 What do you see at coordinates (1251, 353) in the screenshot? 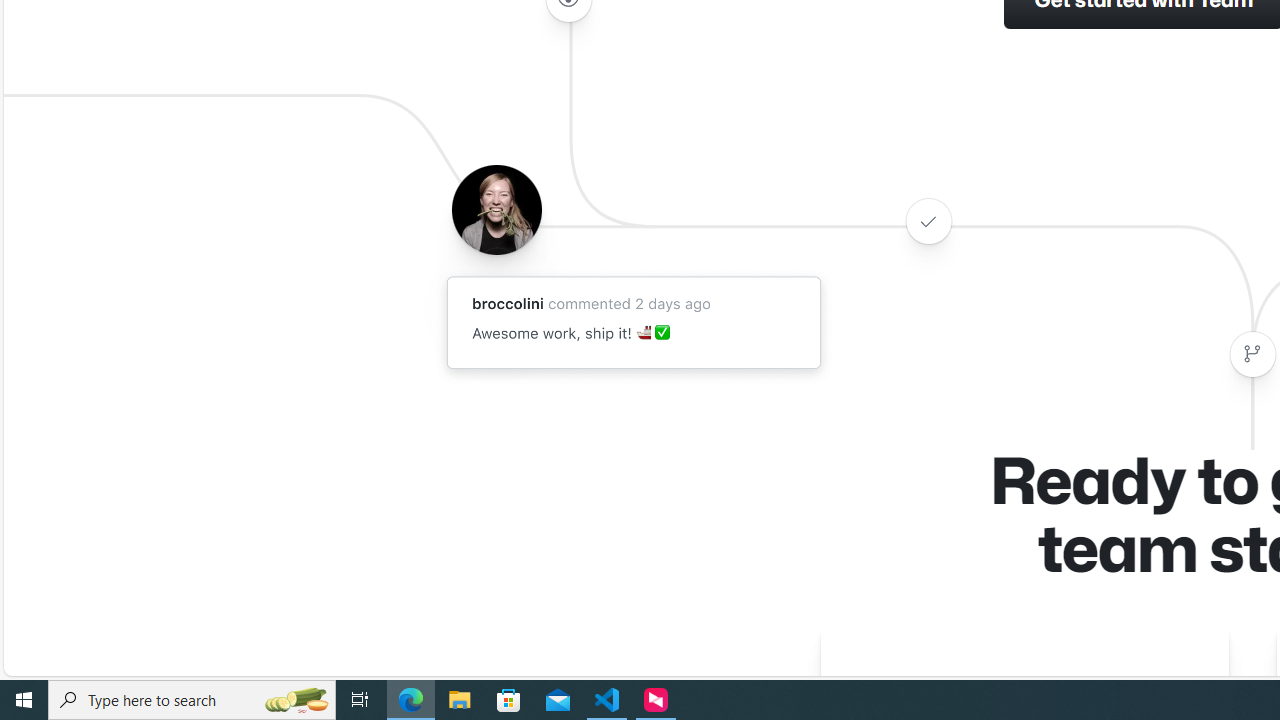
I see `'Class: color-fg-muted width-full'` at bounding box center [1251, 353].